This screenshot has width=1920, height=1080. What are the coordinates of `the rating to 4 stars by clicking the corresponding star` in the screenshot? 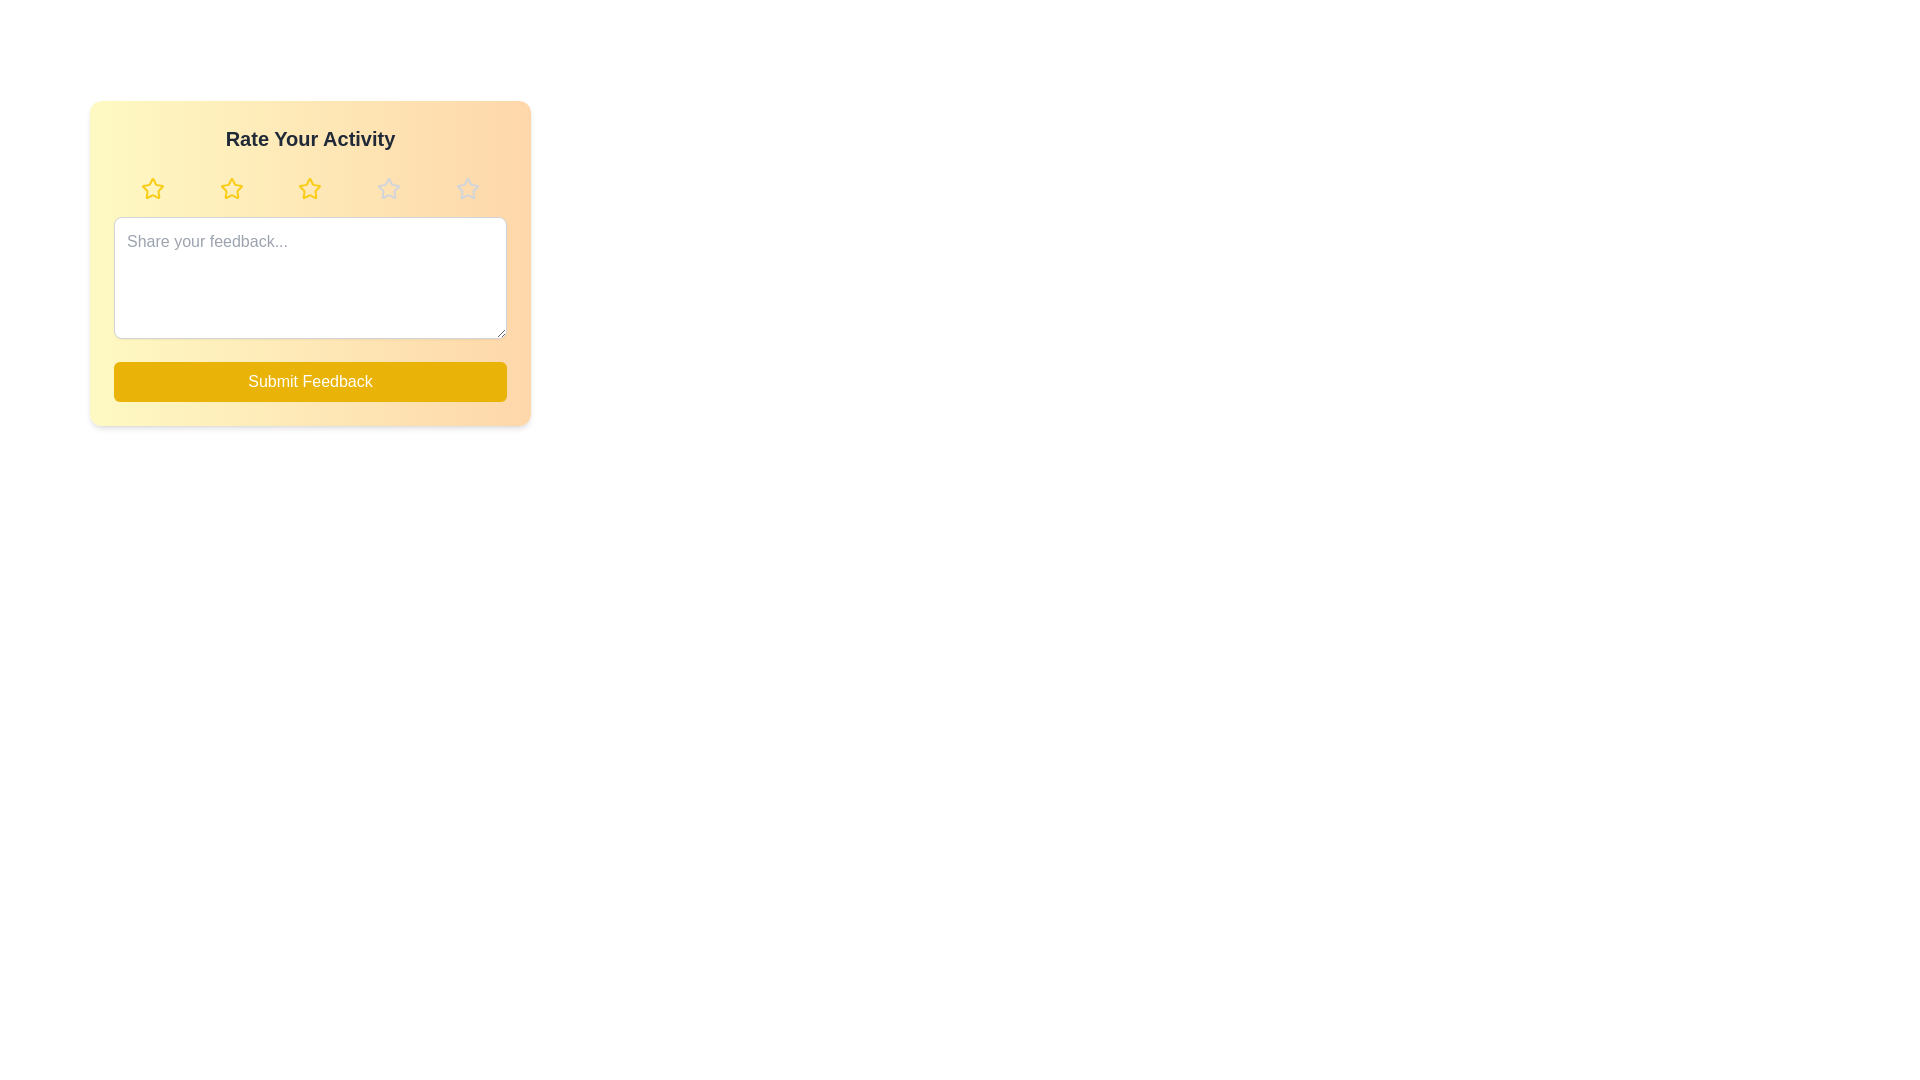 It's located at (388, 189).